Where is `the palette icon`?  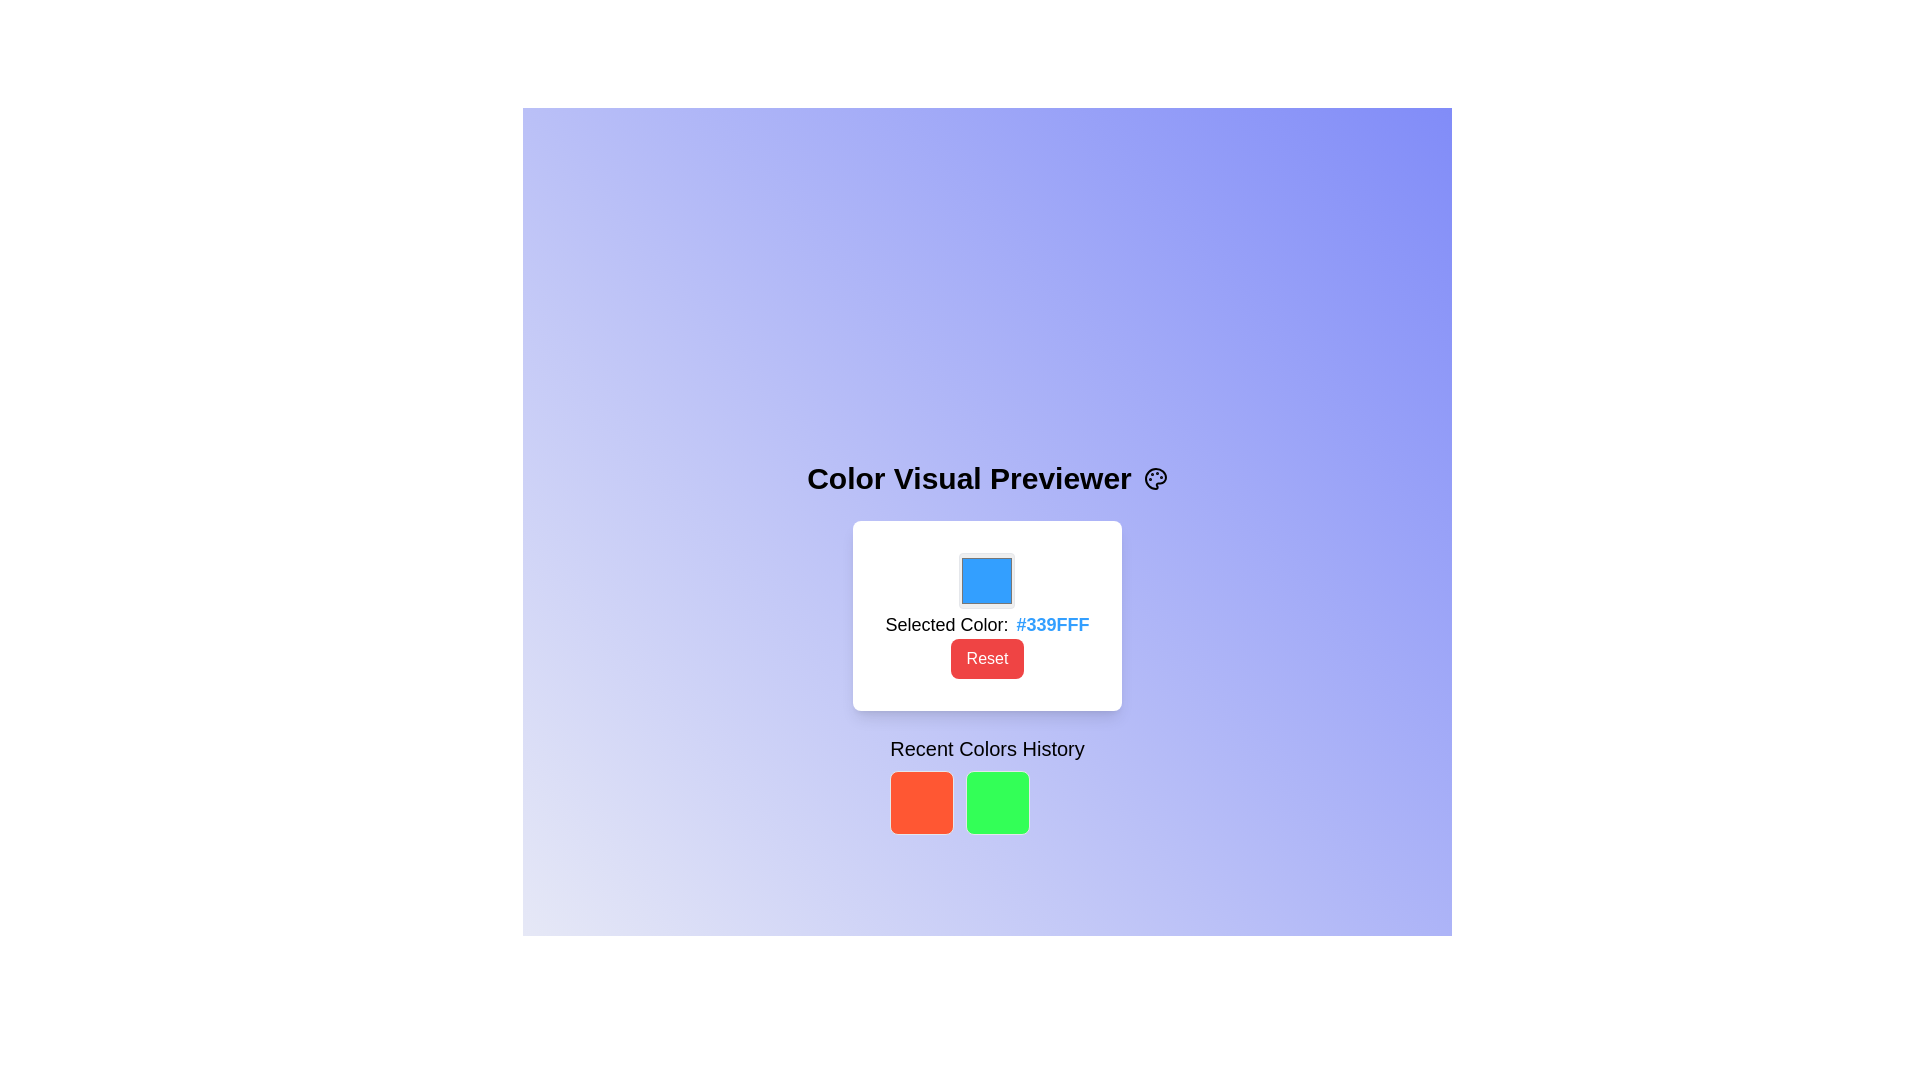
the palette icon is located at coordinates (1155, 478).